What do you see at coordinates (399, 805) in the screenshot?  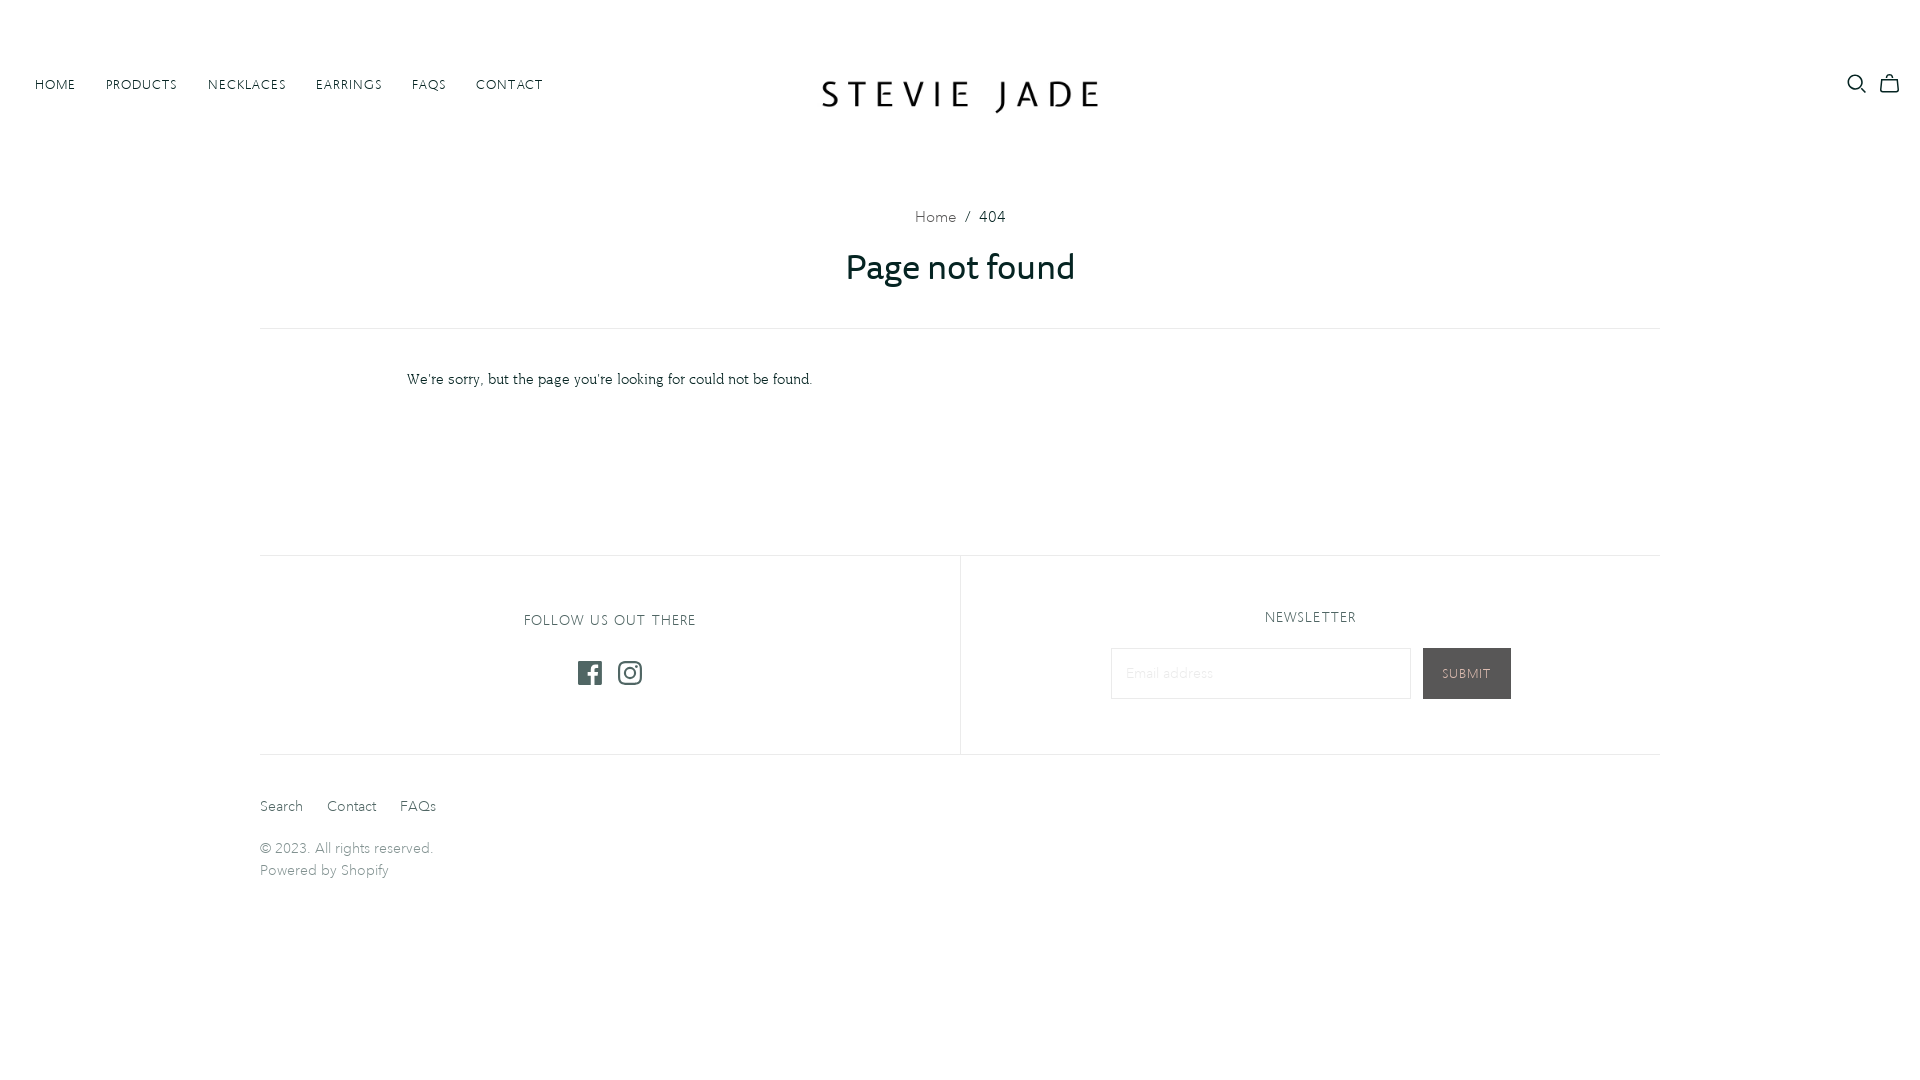 I see `'FAQs'` at bounding box center [399, 805].